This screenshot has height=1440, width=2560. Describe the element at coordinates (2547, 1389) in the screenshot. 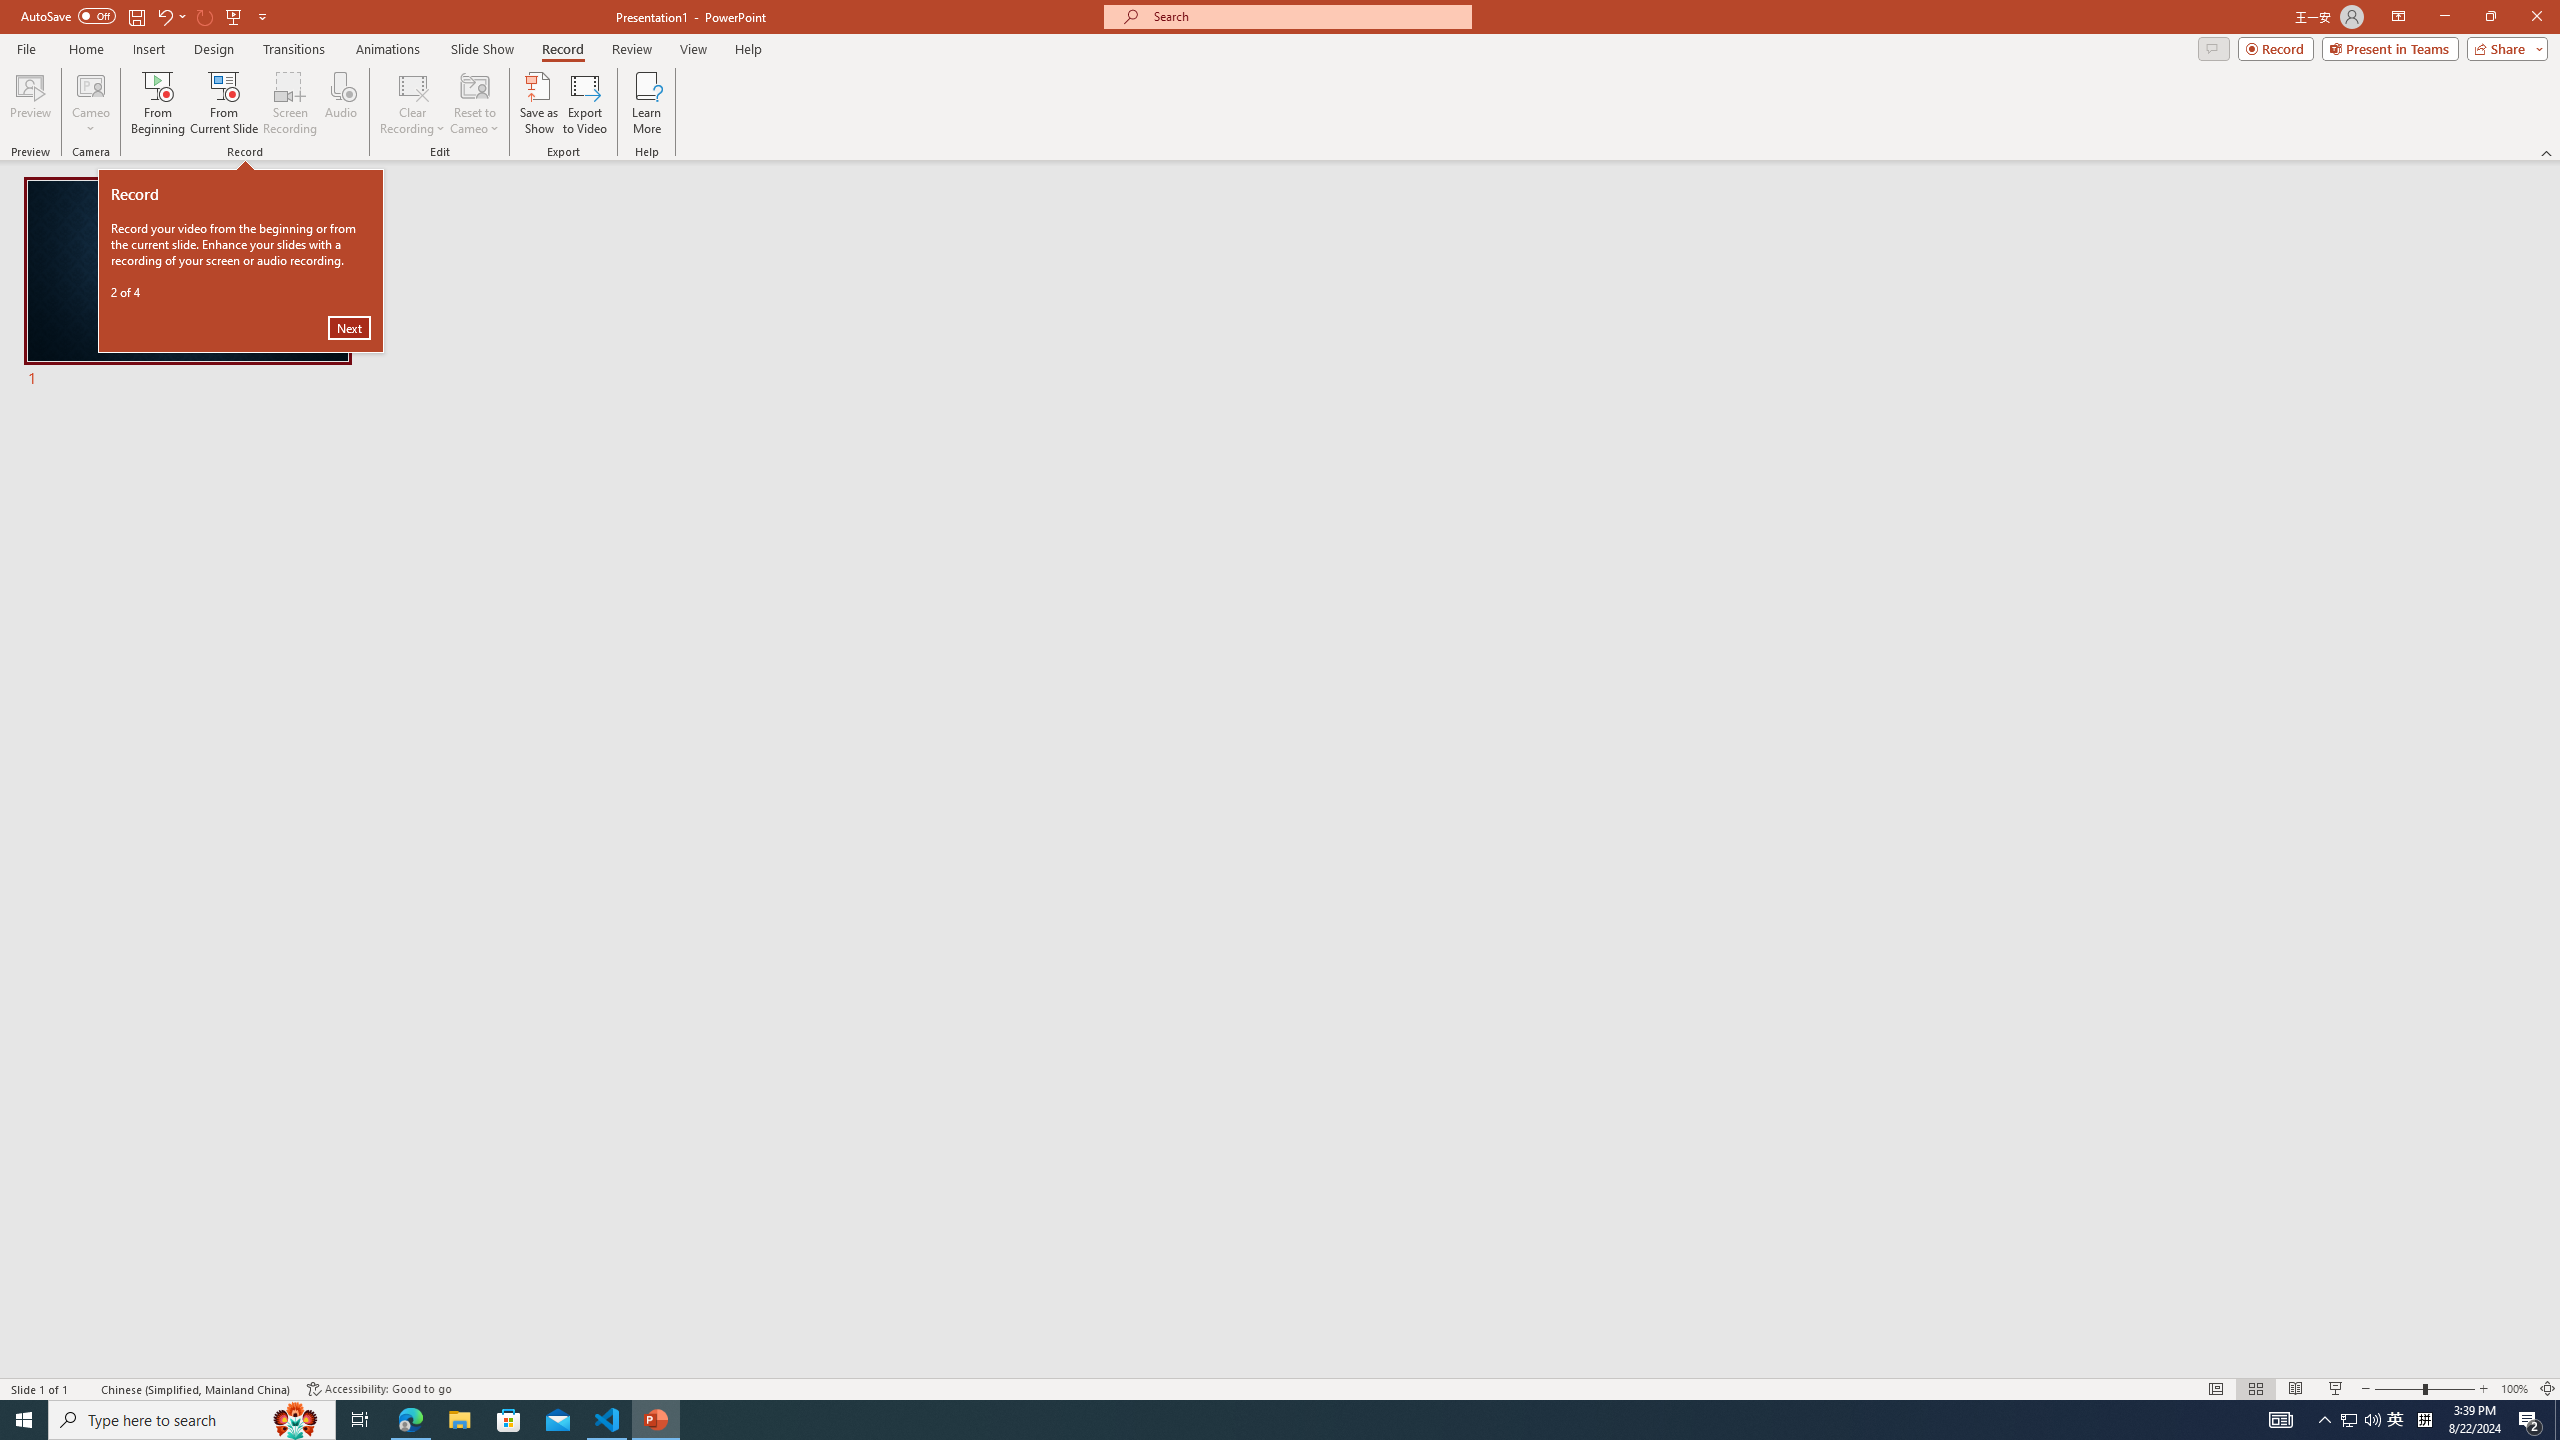

I see `'Zoom to Fit '` at that location.